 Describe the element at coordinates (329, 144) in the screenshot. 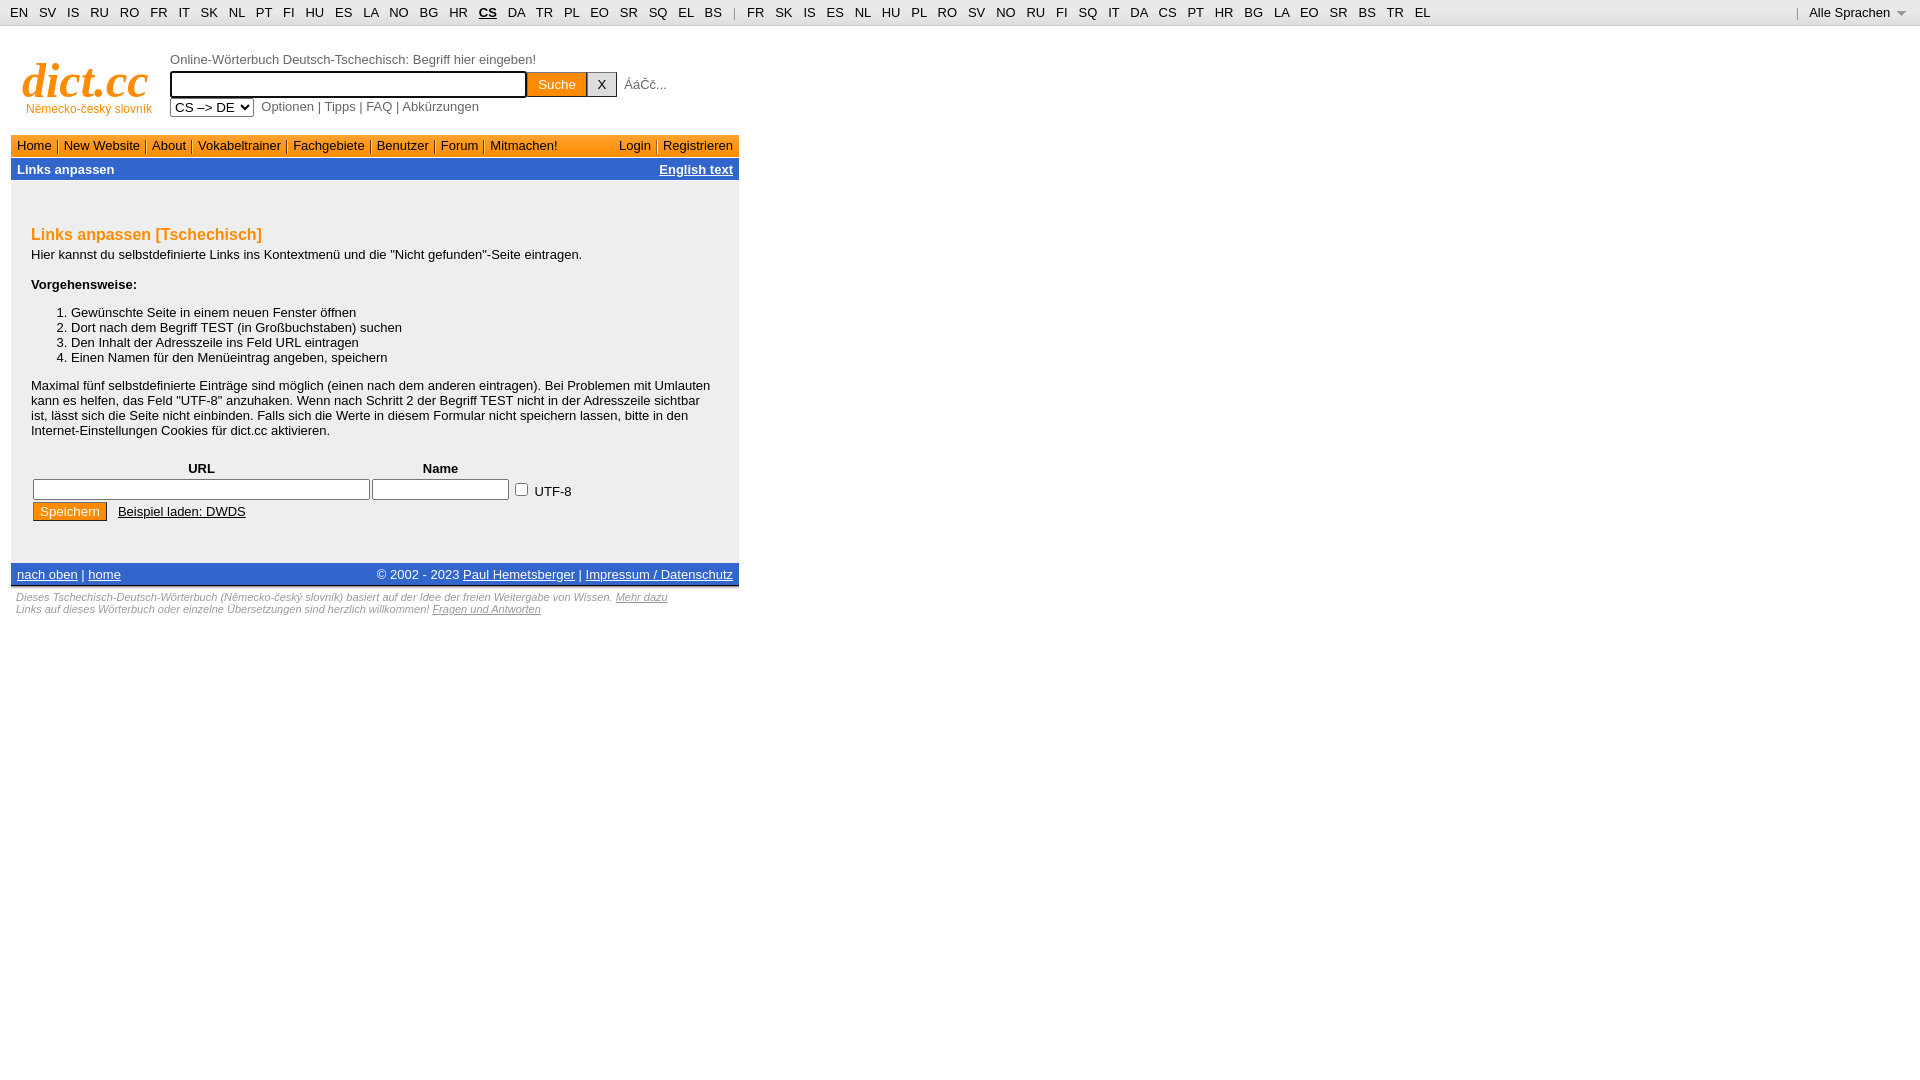

I see `'Fachgebiete'` at that location.